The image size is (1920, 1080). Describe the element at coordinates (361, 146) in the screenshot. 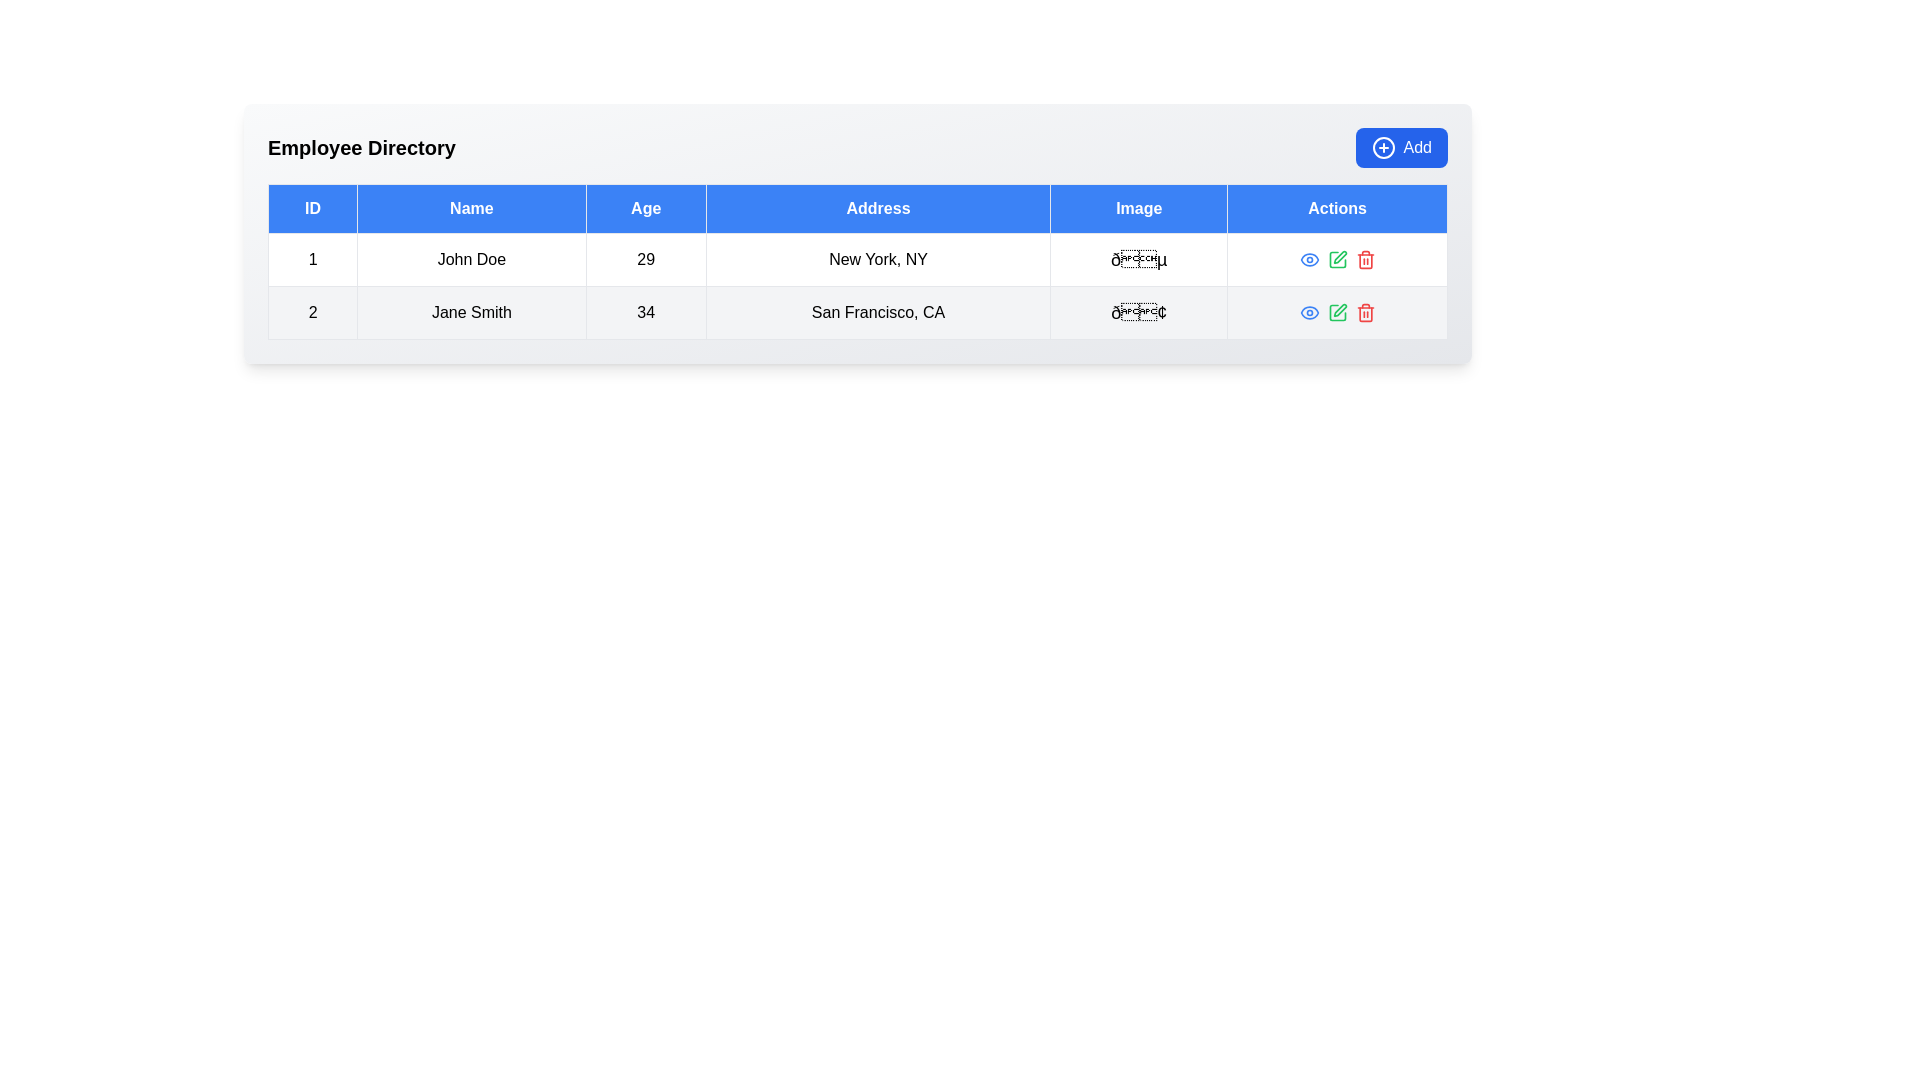

I see `the Text label that serves as the heading for the Employee Directory section, which is located in the top-left corner of the interface` at that location.